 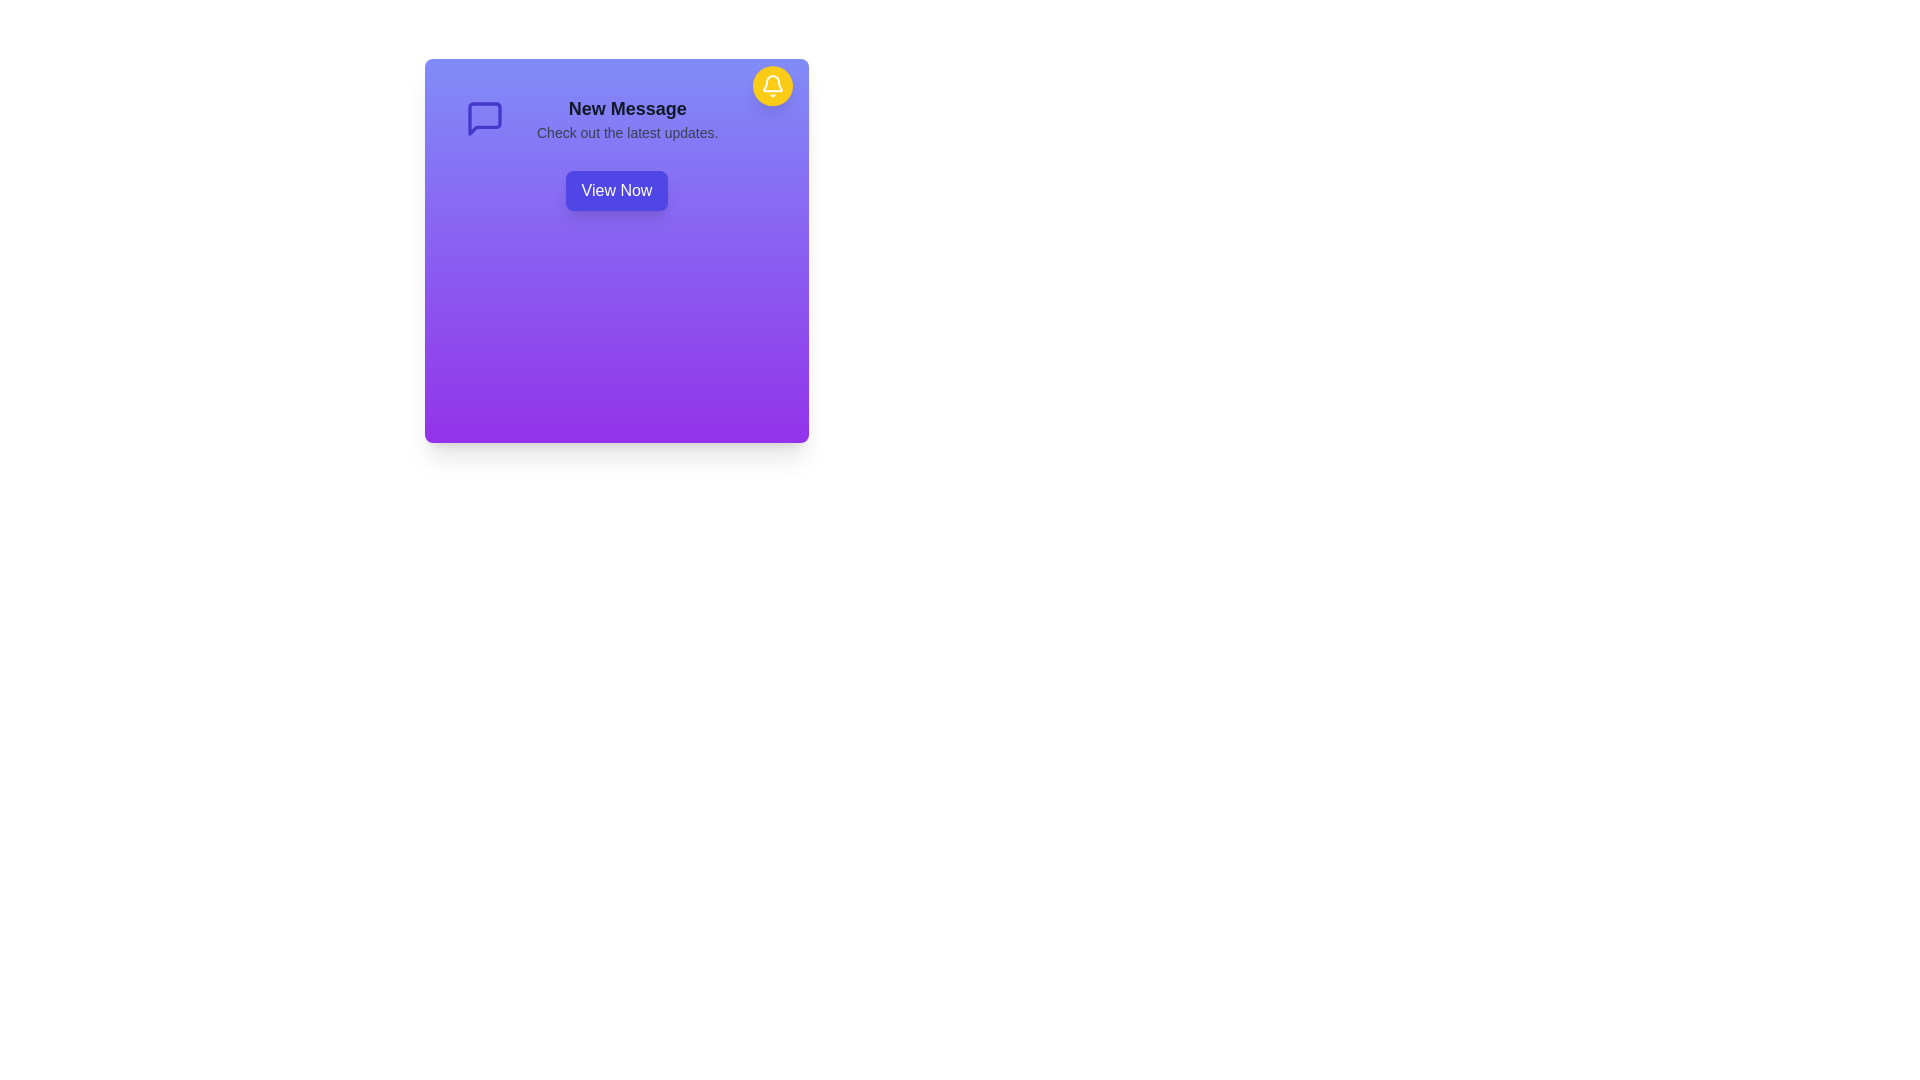 What do you see at coordinates (484, 119) in the screenshot?
I see `the 'New Message' icon located to the left of the title and description, which symbolizes new messages or updates` at bounding box center [484, 119].